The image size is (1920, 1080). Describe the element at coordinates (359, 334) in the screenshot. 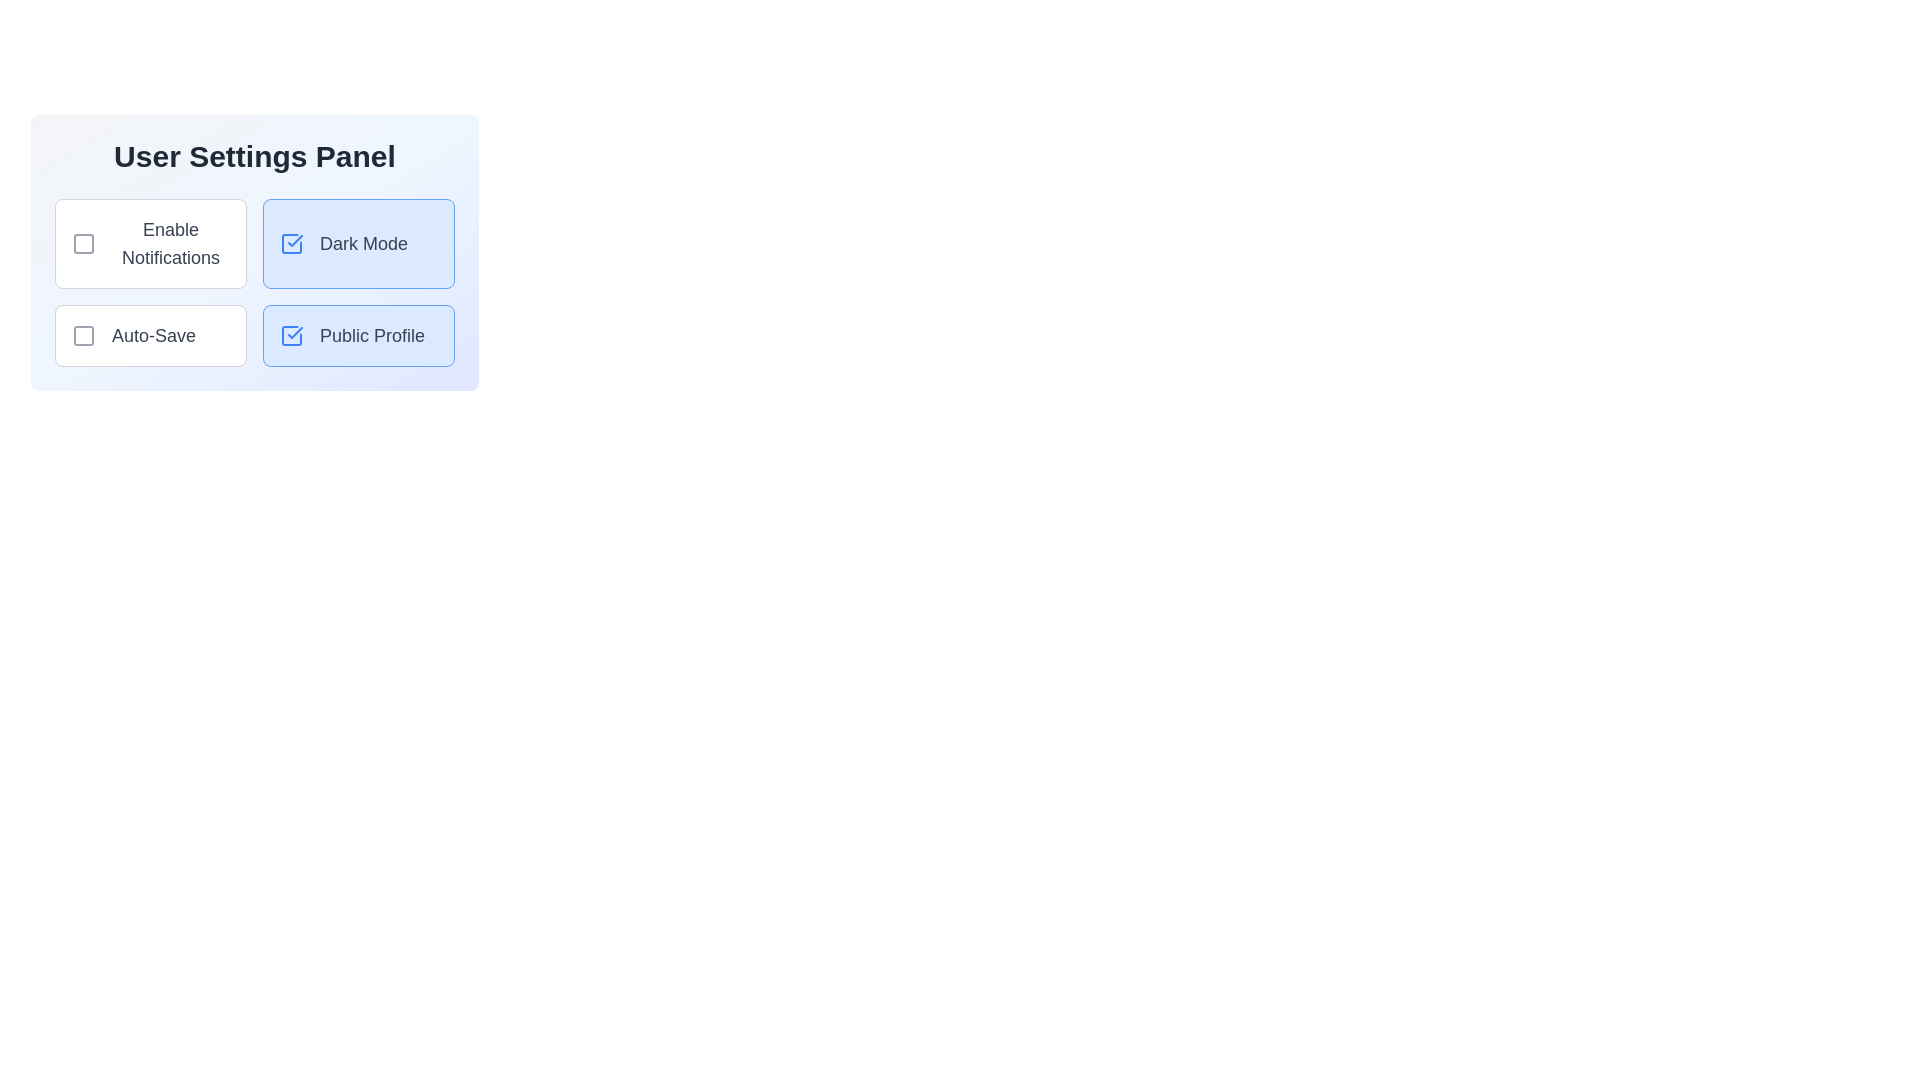

I see `the 'Public Profile' toggle button` at that location.